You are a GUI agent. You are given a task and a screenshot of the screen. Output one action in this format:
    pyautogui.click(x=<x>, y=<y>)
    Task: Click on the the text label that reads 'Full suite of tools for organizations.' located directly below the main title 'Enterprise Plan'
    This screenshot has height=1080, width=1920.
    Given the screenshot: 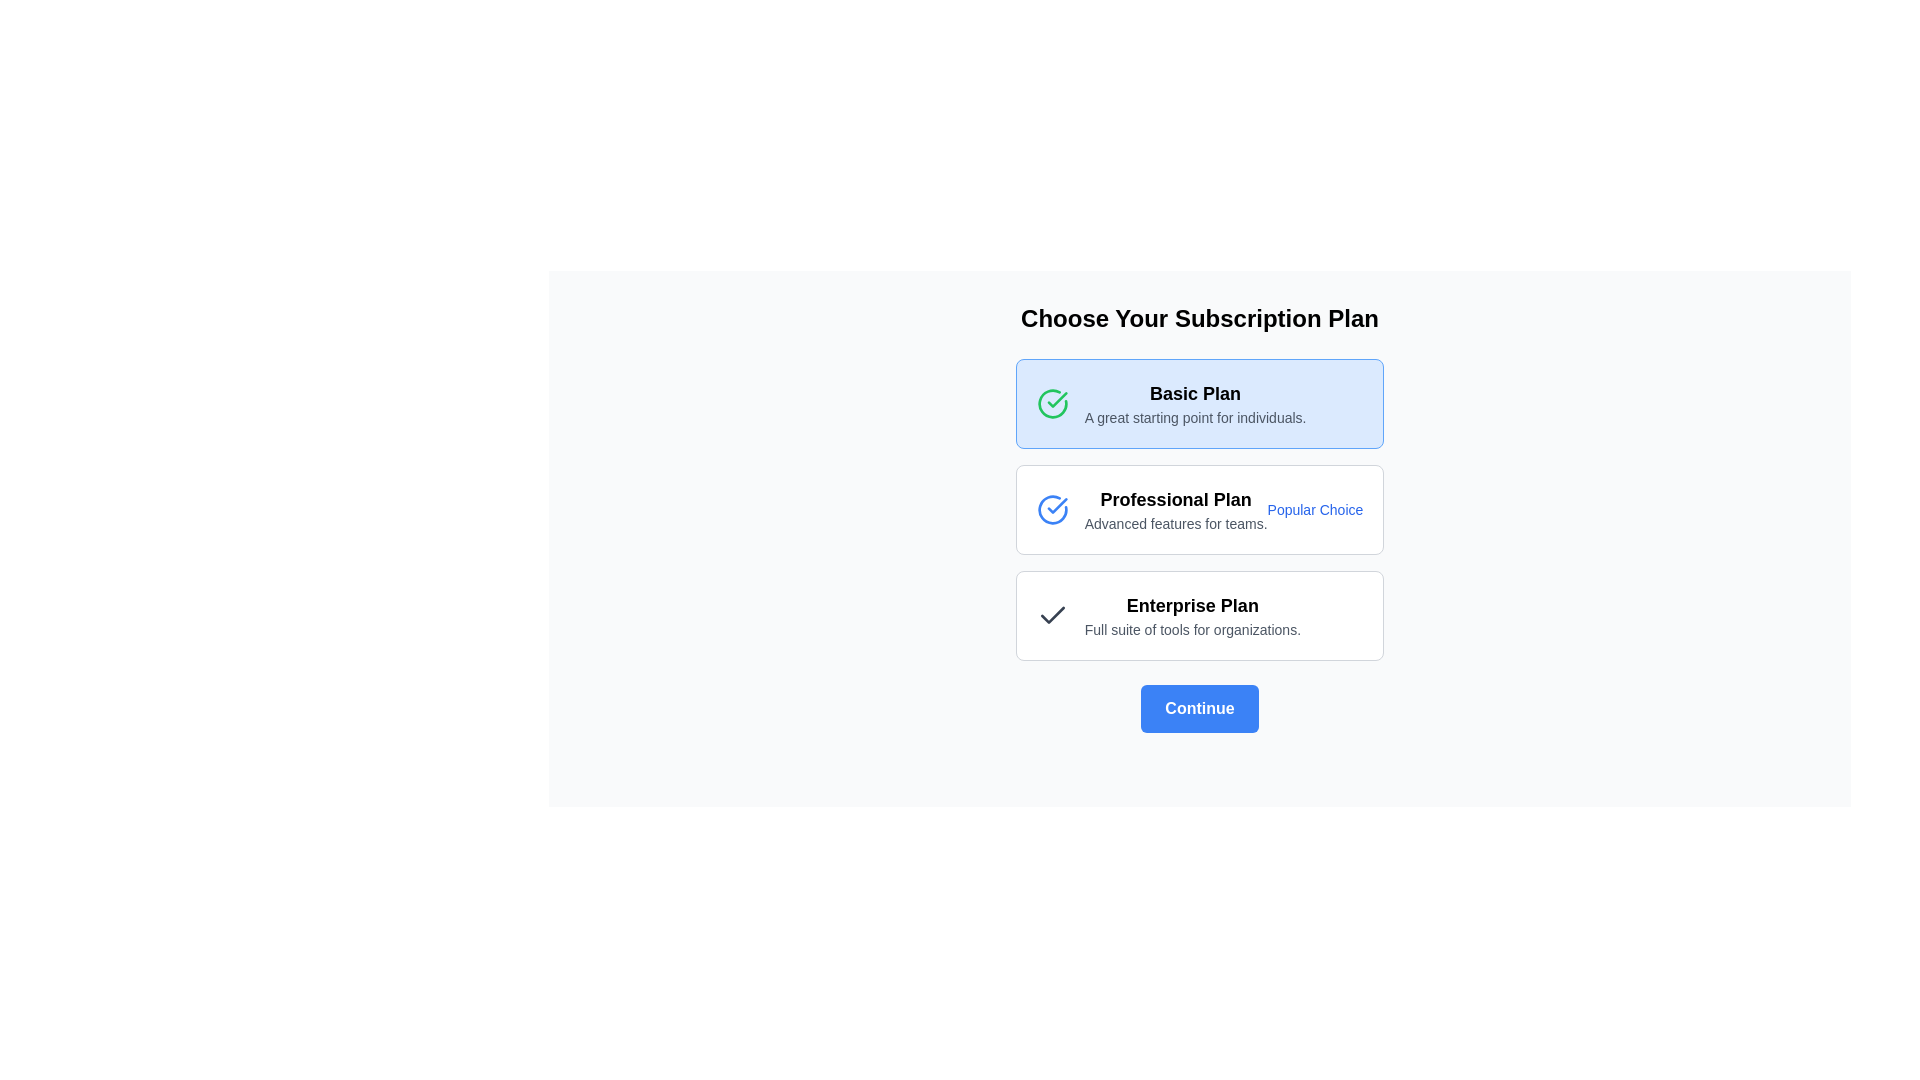 What is the action you would take?
    pyautogui.click(x=1192, y=628)
    